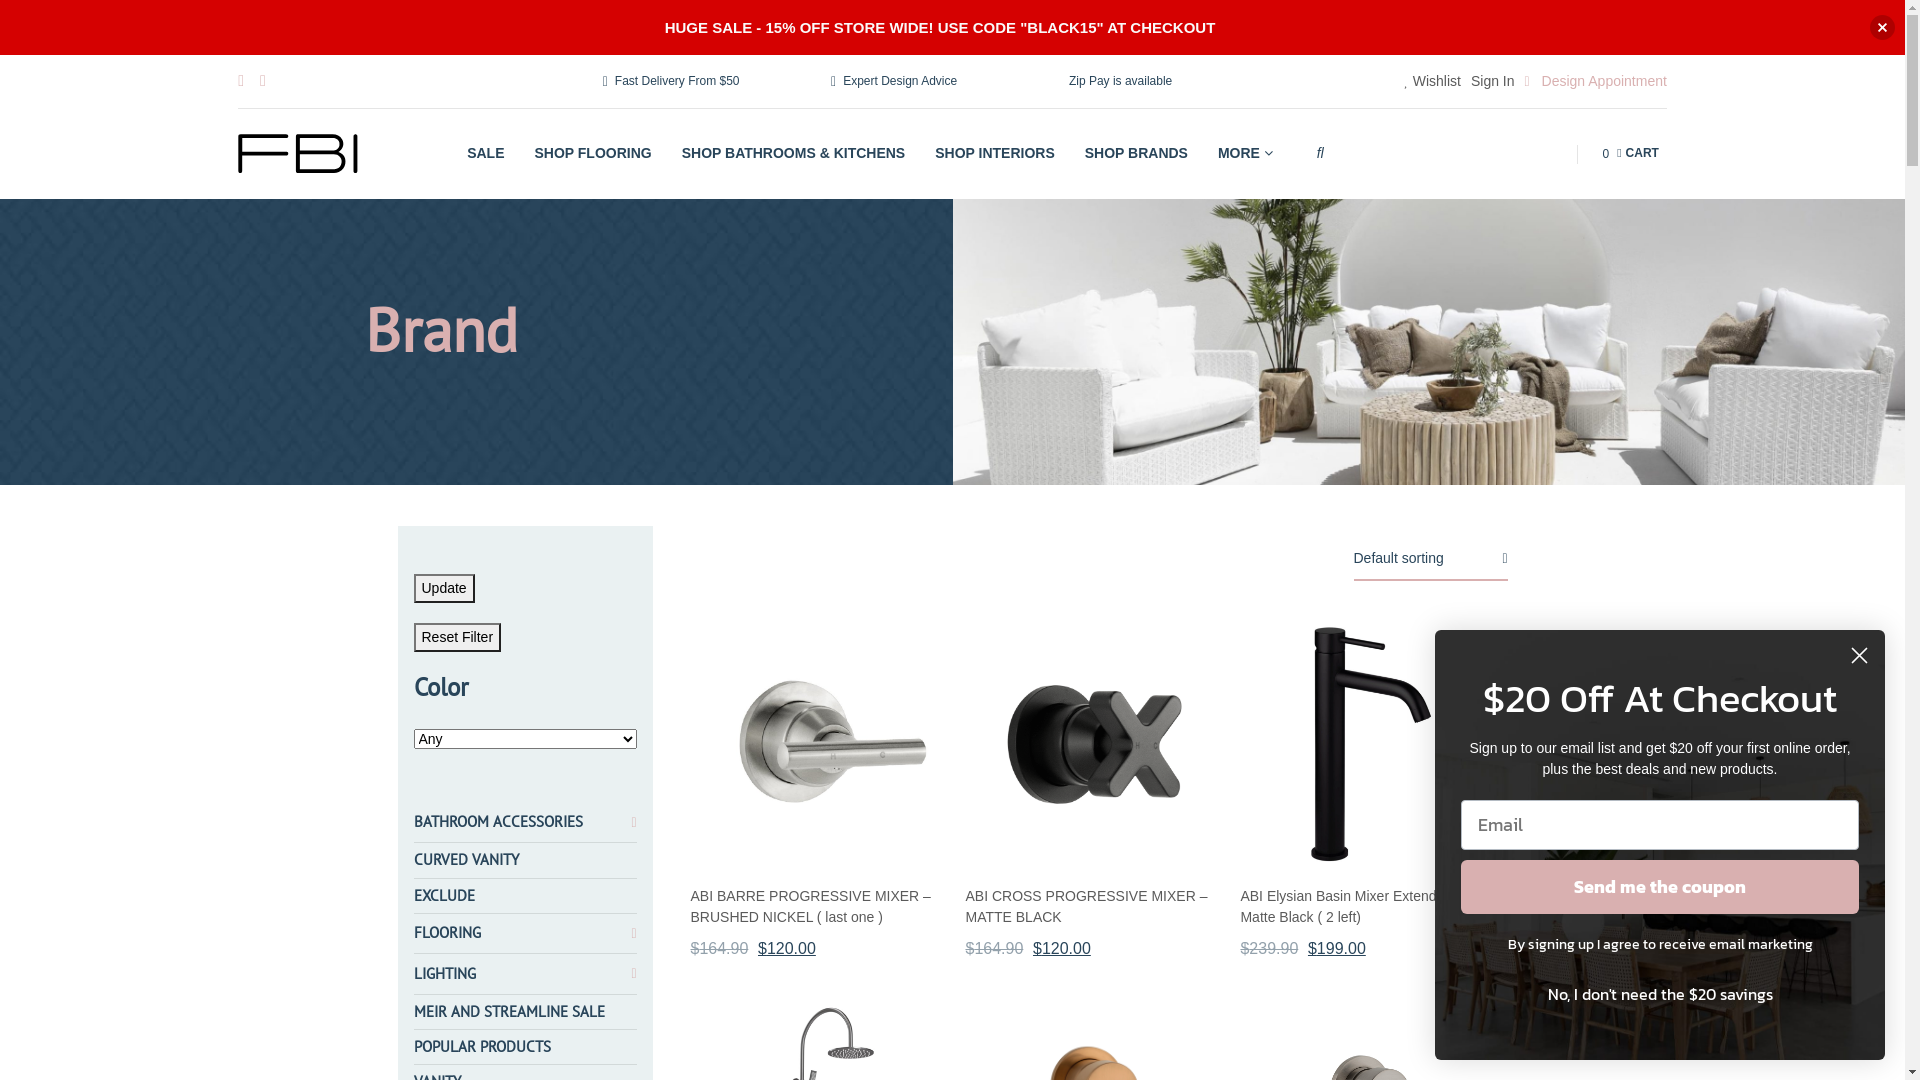 The image size is (1920, 1080). What do you see at coordinates (893, 80) in the screenshot?
I see `'Expert Design Advice'` at bounding box center [893, 80].